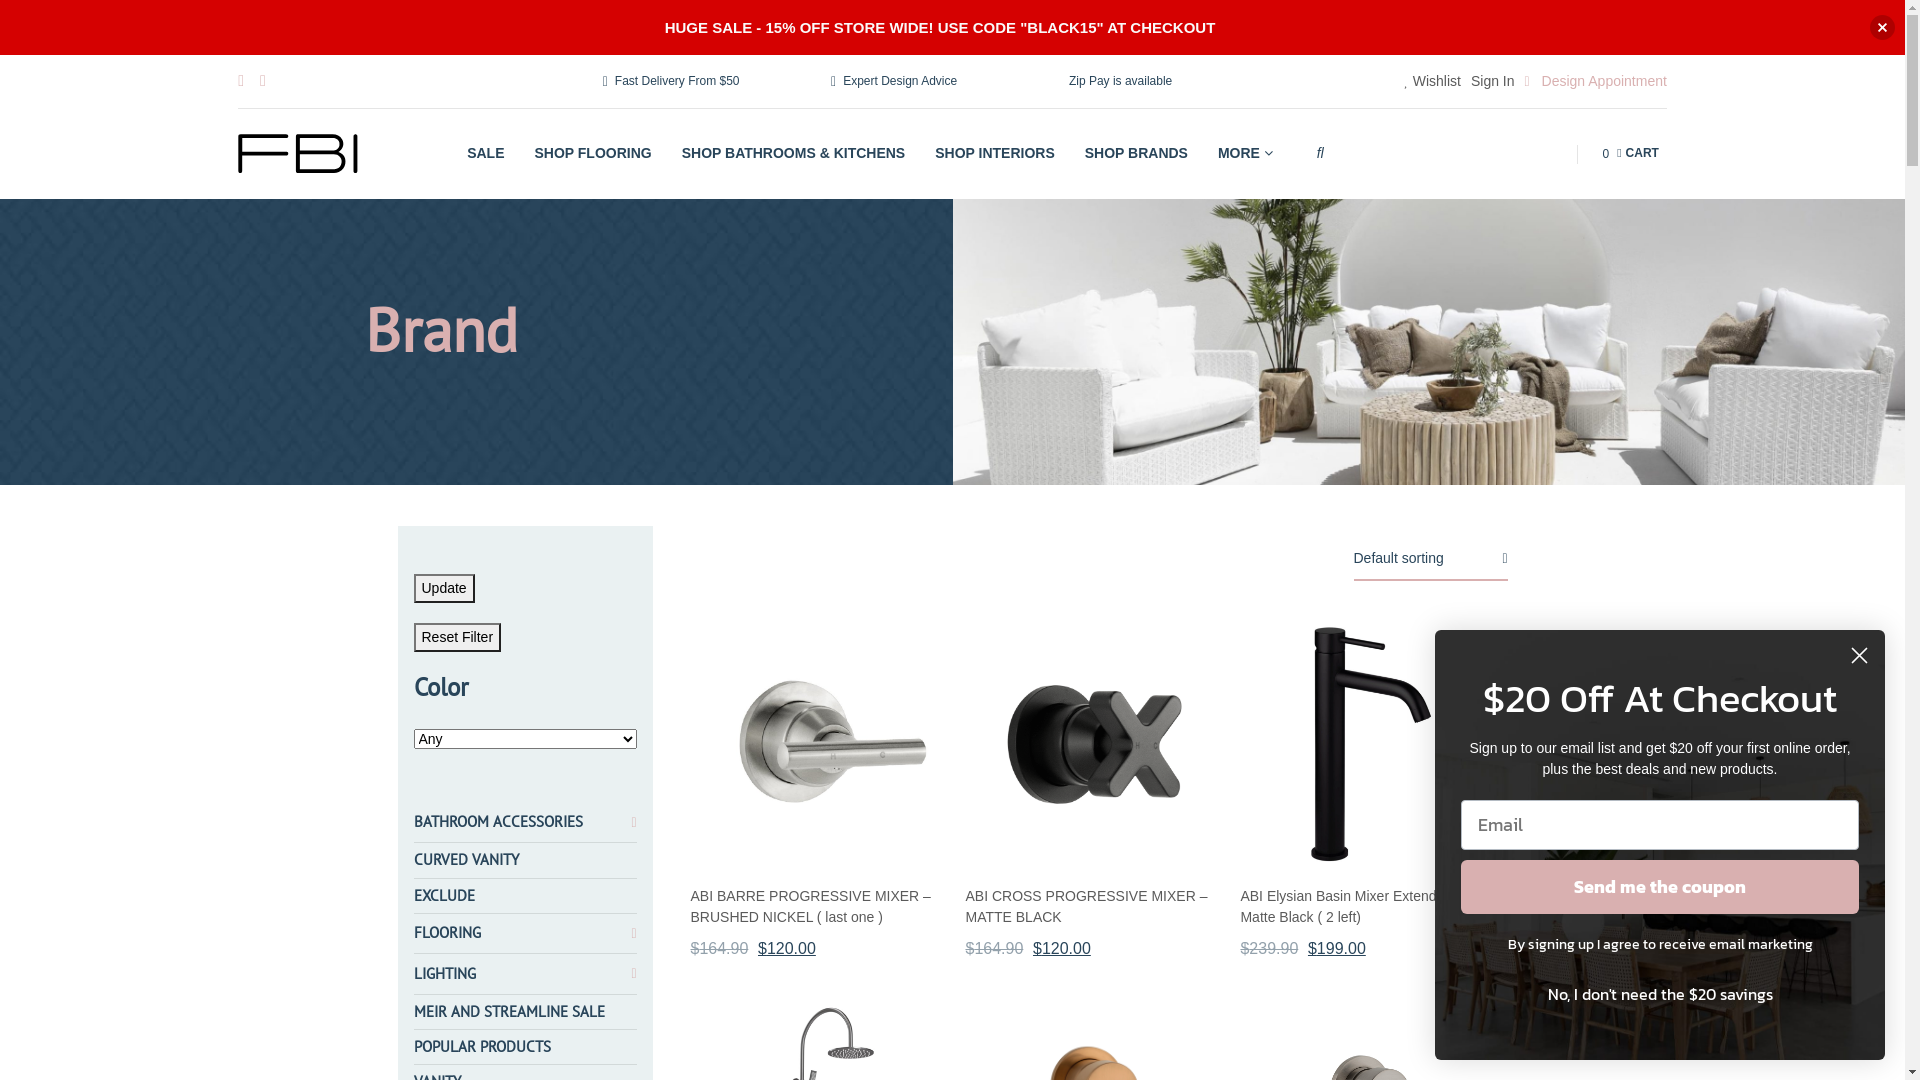 The image size is (1920, 1080). What do you see at coordinates (893, 80) in the screenshot?
I see `'Expert Design Advice'` at bounding box center [893, 80].